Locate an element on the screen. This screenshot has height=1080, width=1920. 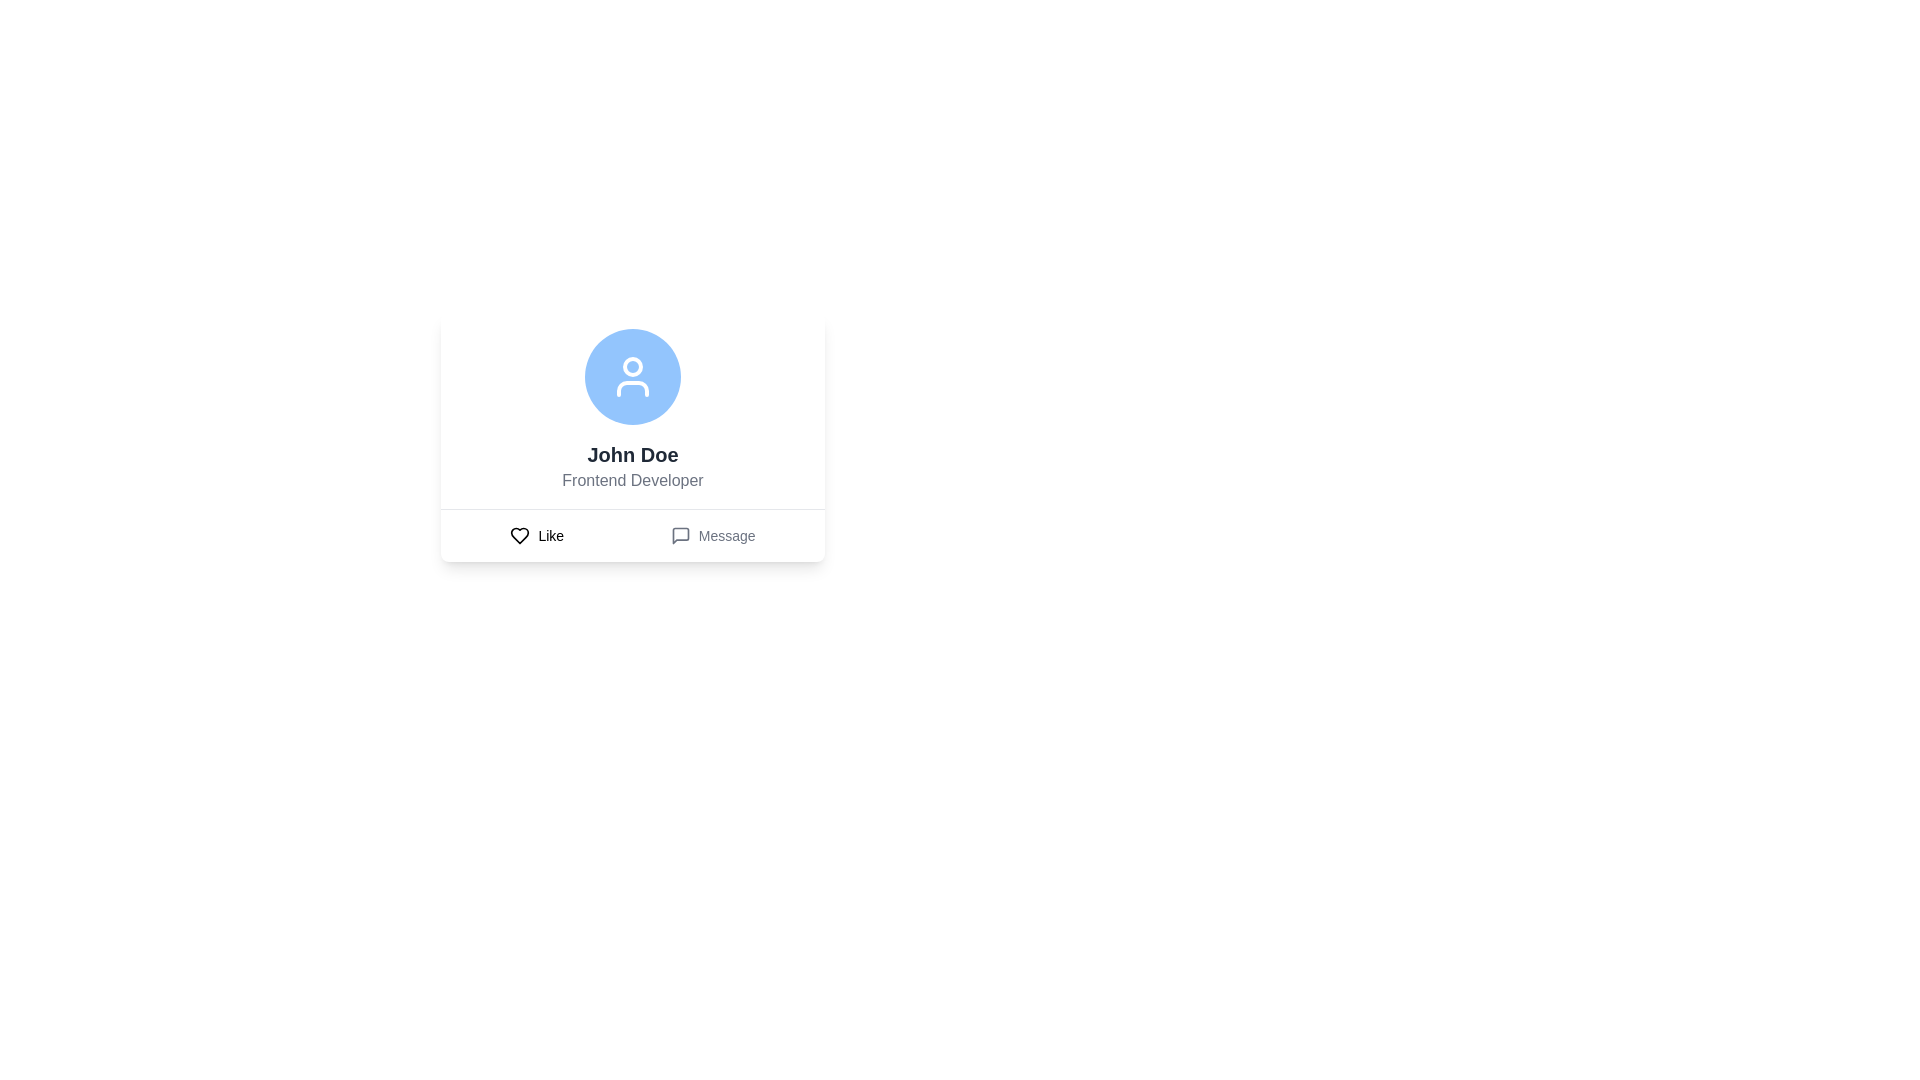
text element displaying 'John Doe' and 'Frontend Developer' located in the upper center part of the card layout, positioned below the circular avatar and above the 'Like' and 'Message' buttons is located at coordinates (632, 474).